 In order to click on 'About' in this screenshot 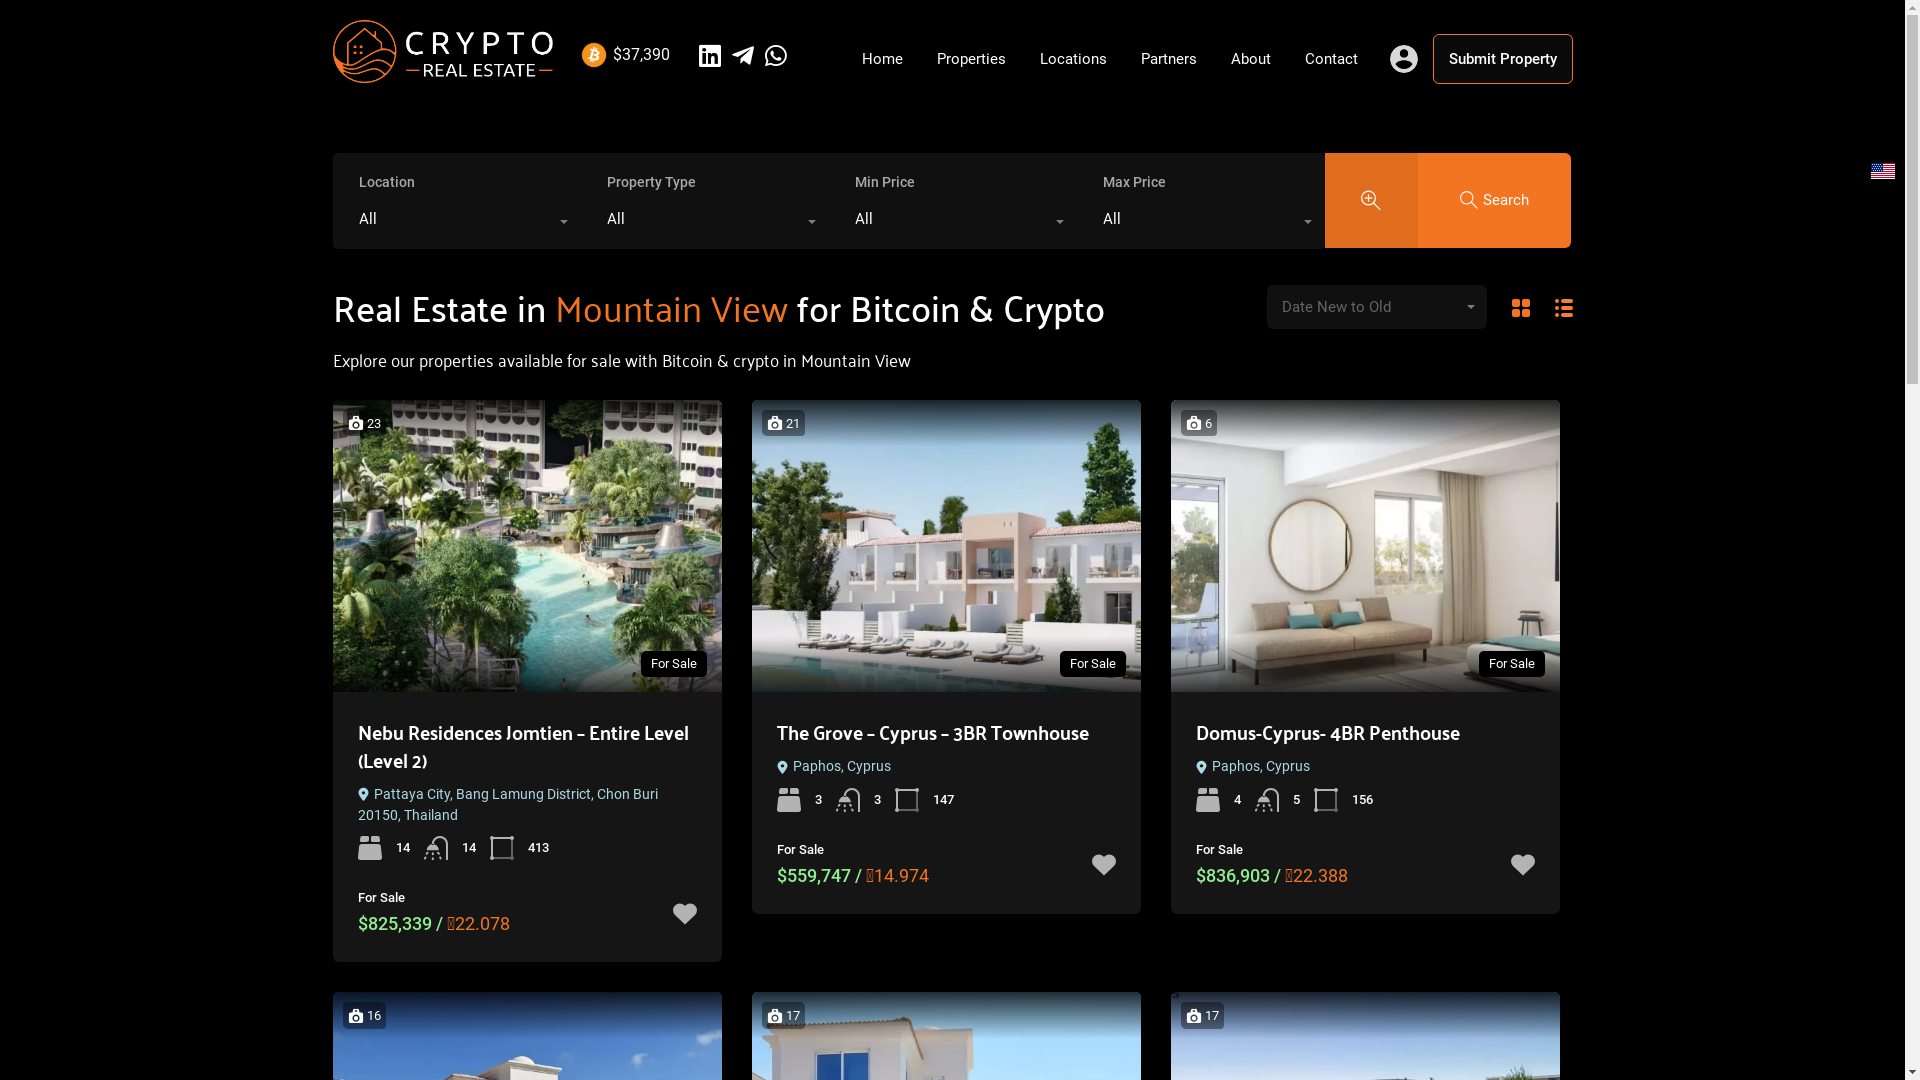, I will do `click(1213, 57)`.